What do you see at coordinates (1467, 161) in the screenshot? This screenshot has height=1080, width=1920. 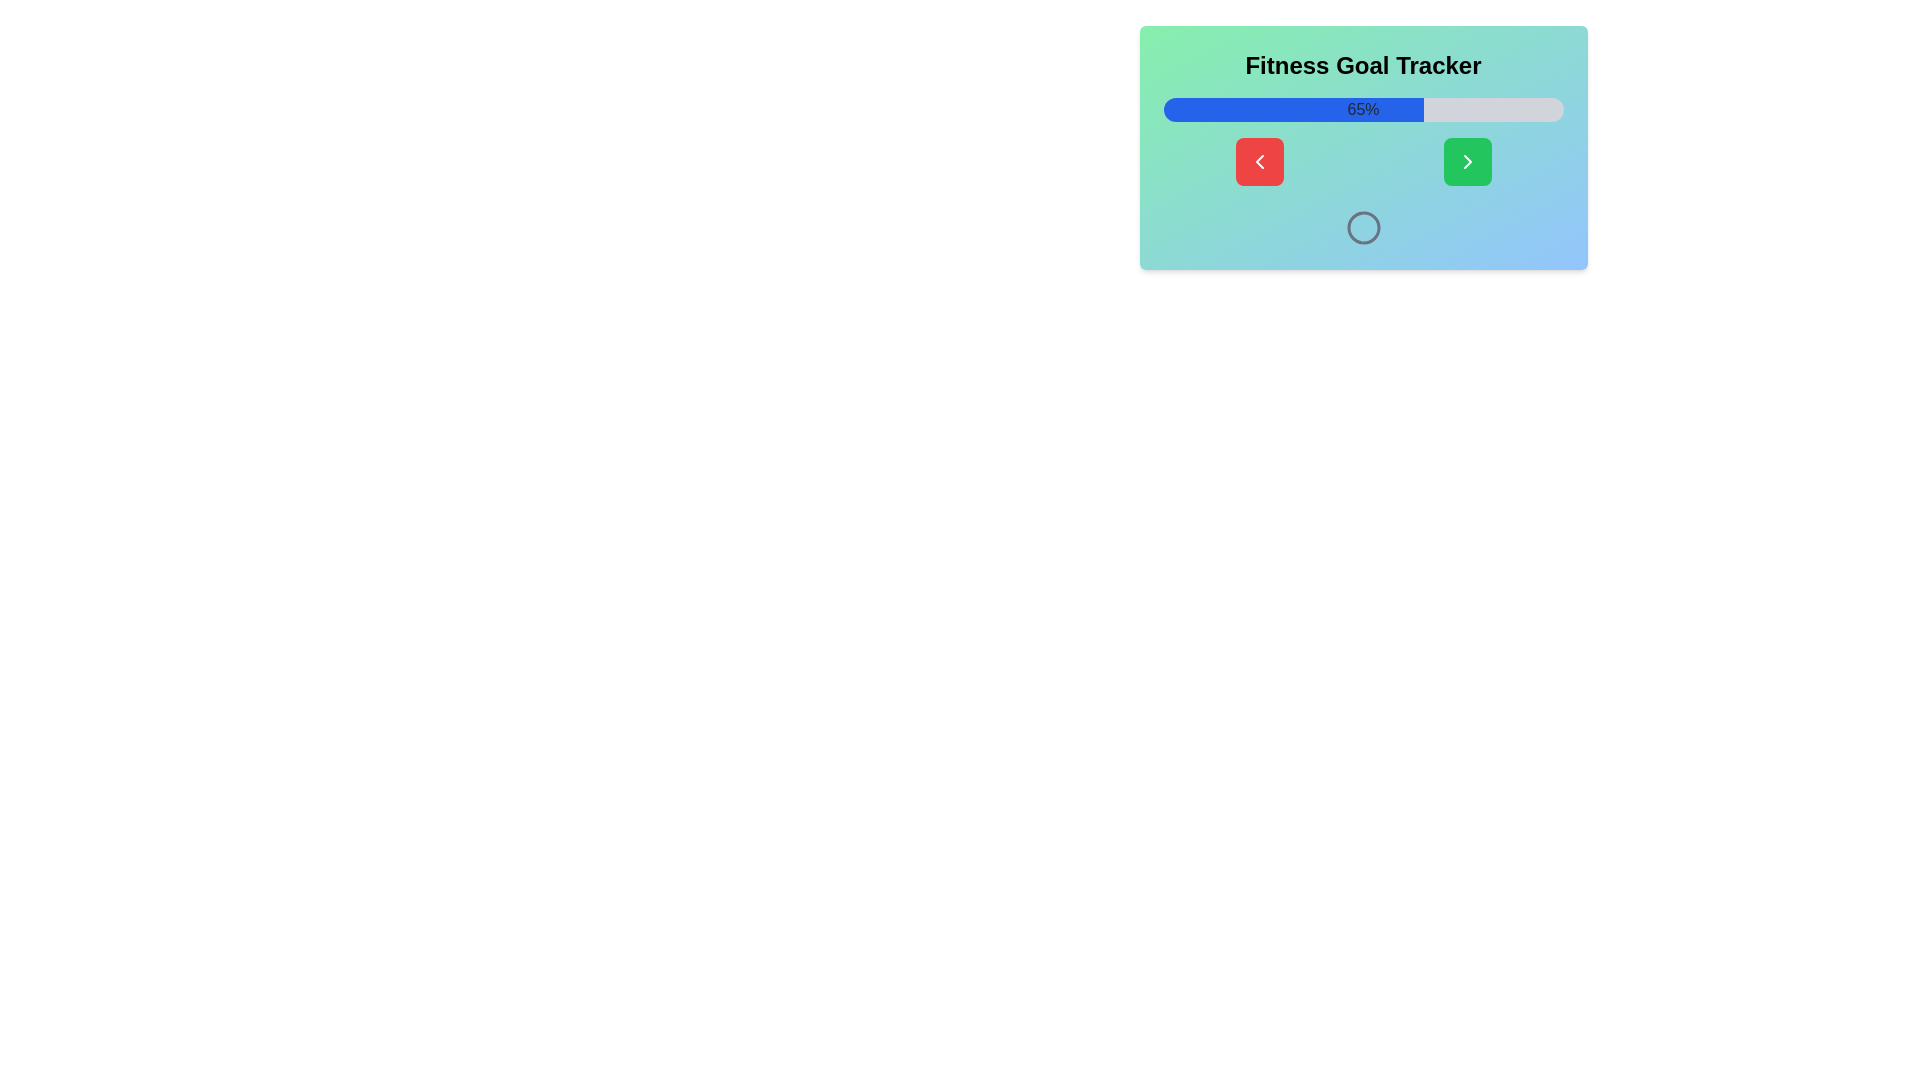 I see `the right-pointing chevron icon within the green circular button for accessibility navigation` at bounding box center [1467, 161].